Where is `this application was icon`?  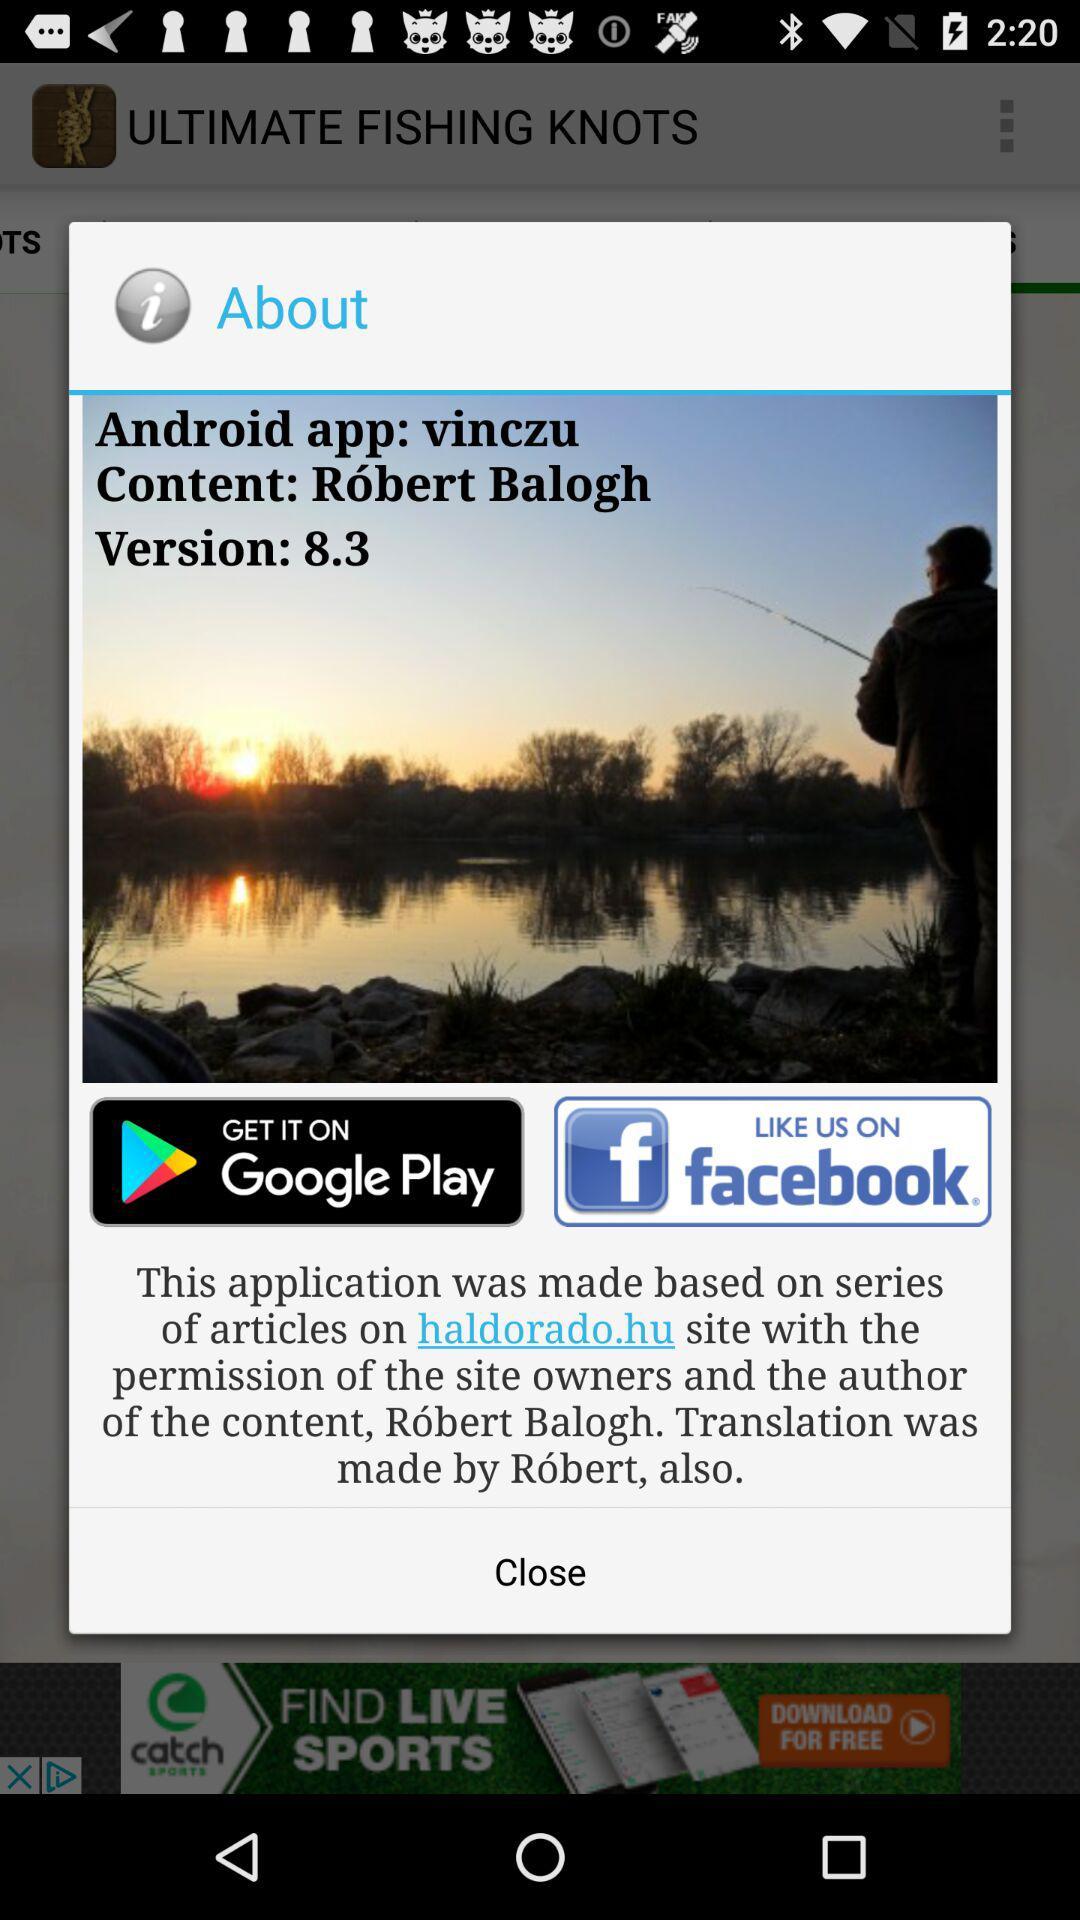
this application was icon is located at coordinates (540, 1372).